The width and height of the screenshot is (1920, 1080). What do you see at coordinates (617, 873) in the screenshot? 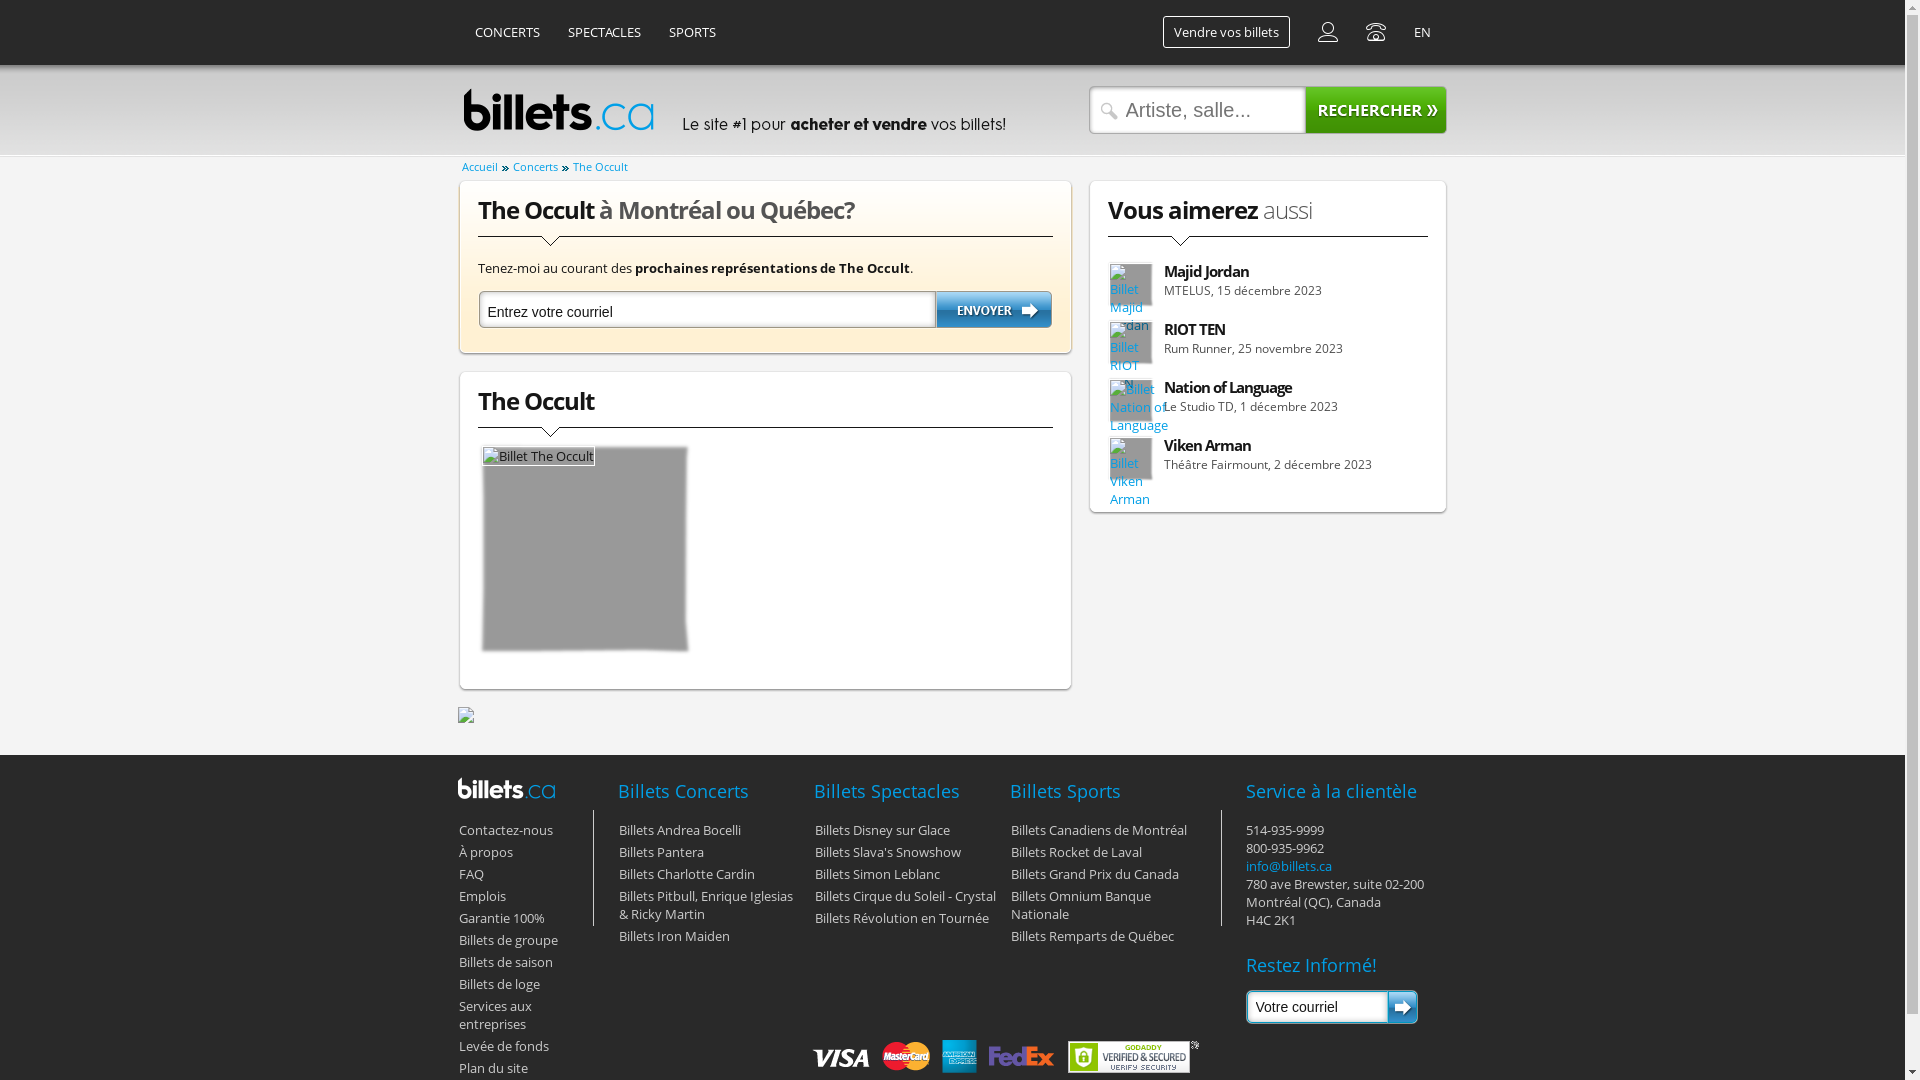
I see `'Billets Charlotte Cardin'` at bounding box center [617, 873].